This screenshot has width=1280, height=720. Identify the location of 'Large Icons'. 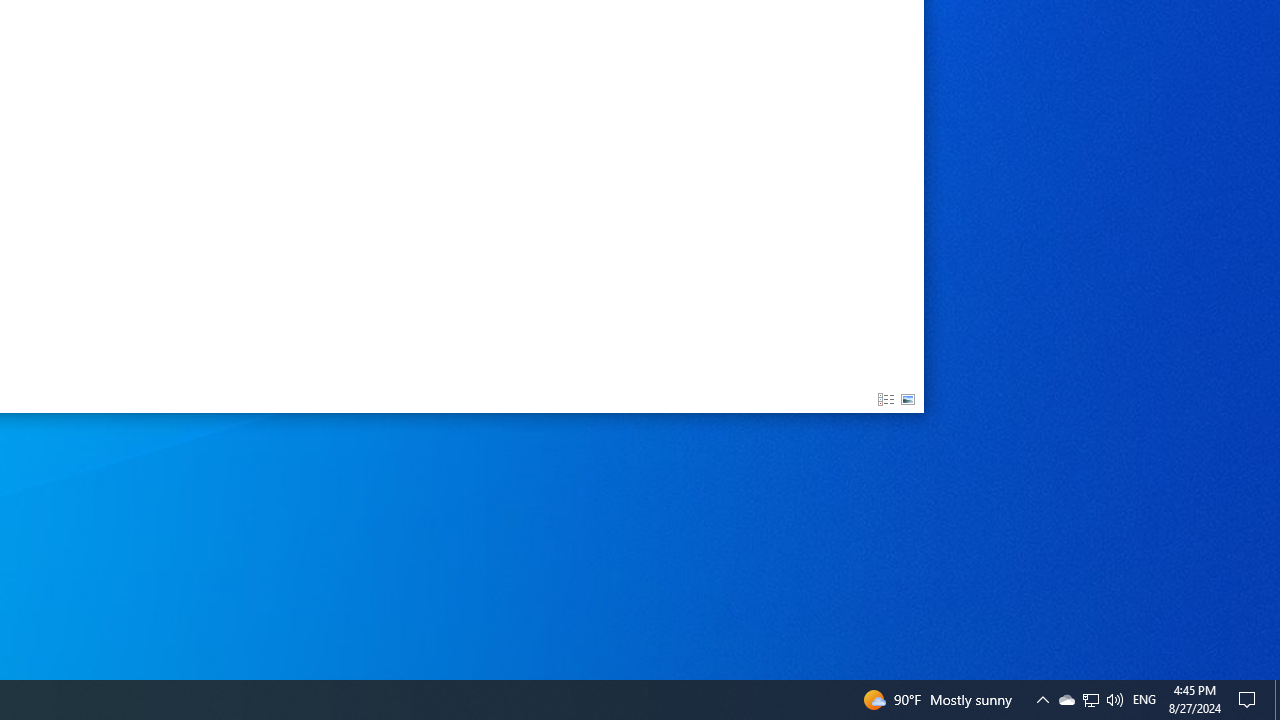
(907, 400).